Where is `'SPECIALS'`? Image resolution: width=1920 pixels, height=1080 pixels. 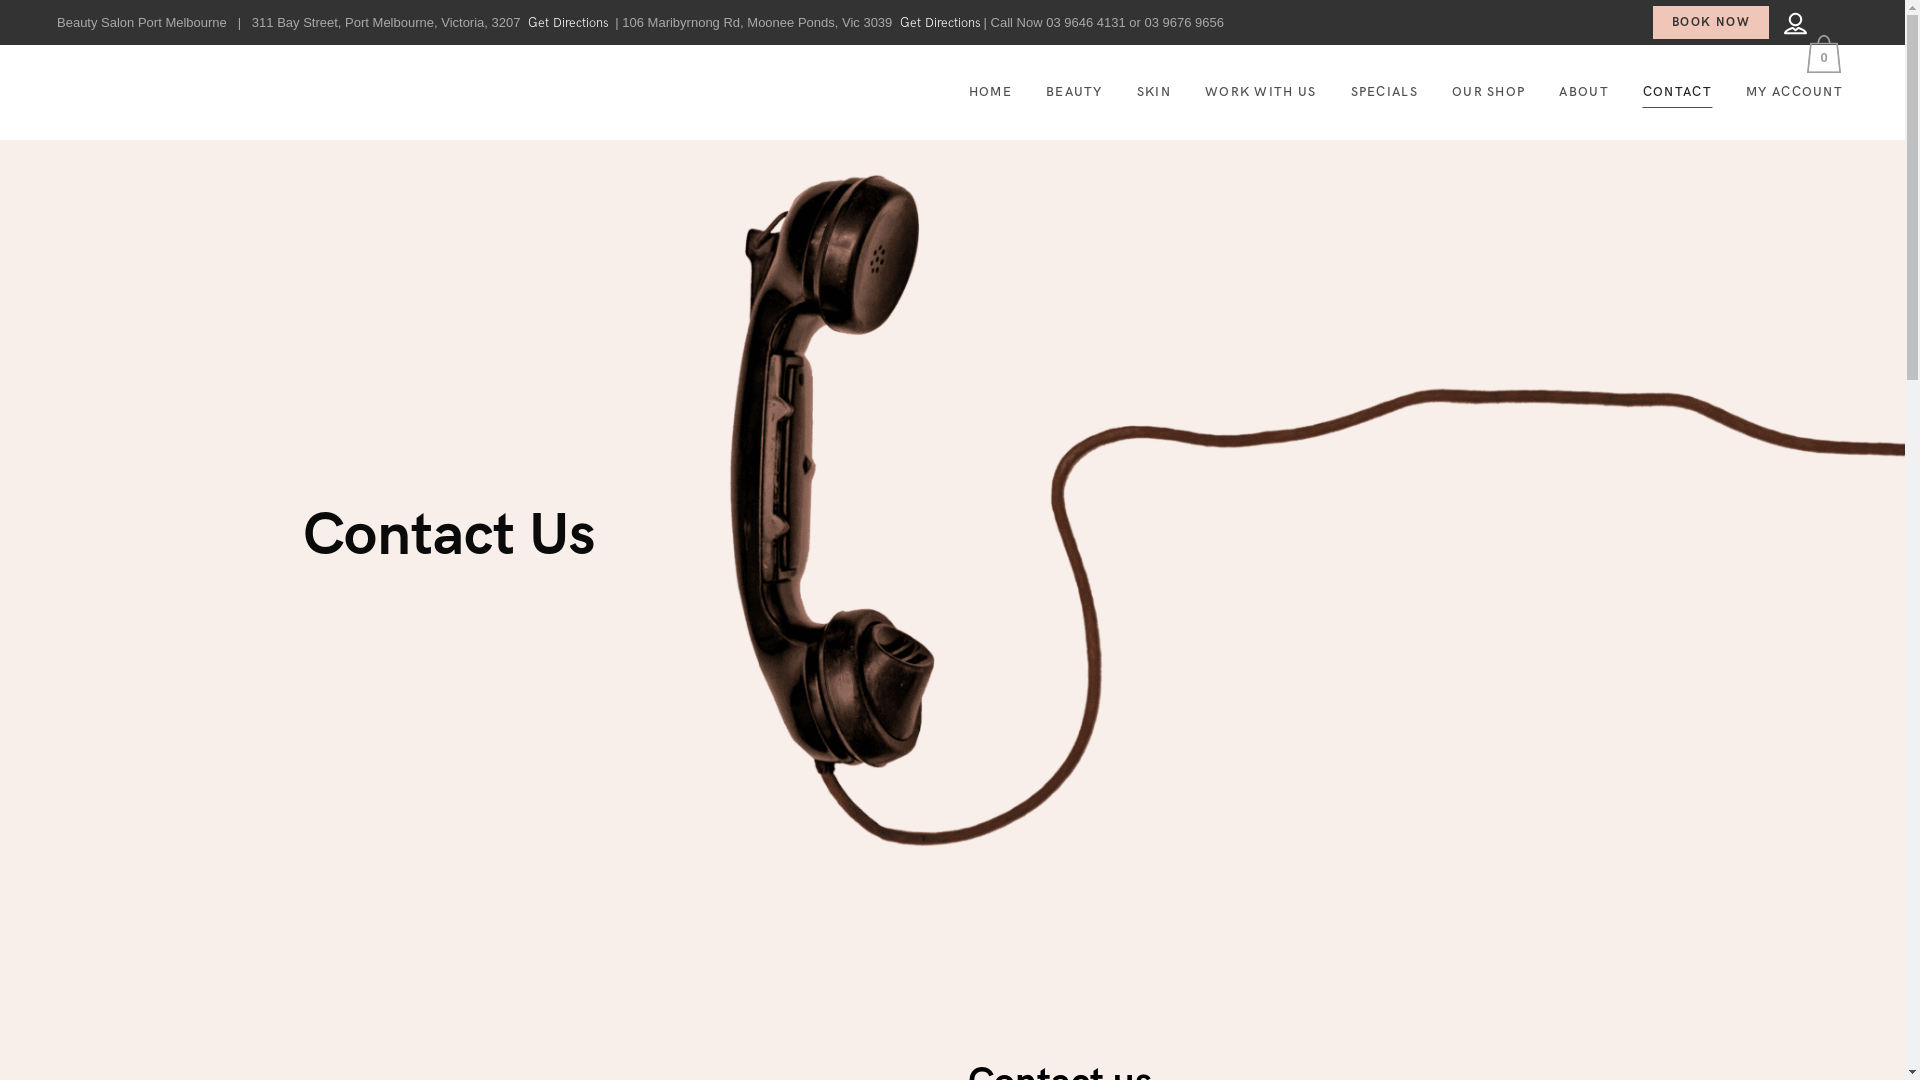
'SPECIALS' is located at coordinates (1383, 92).